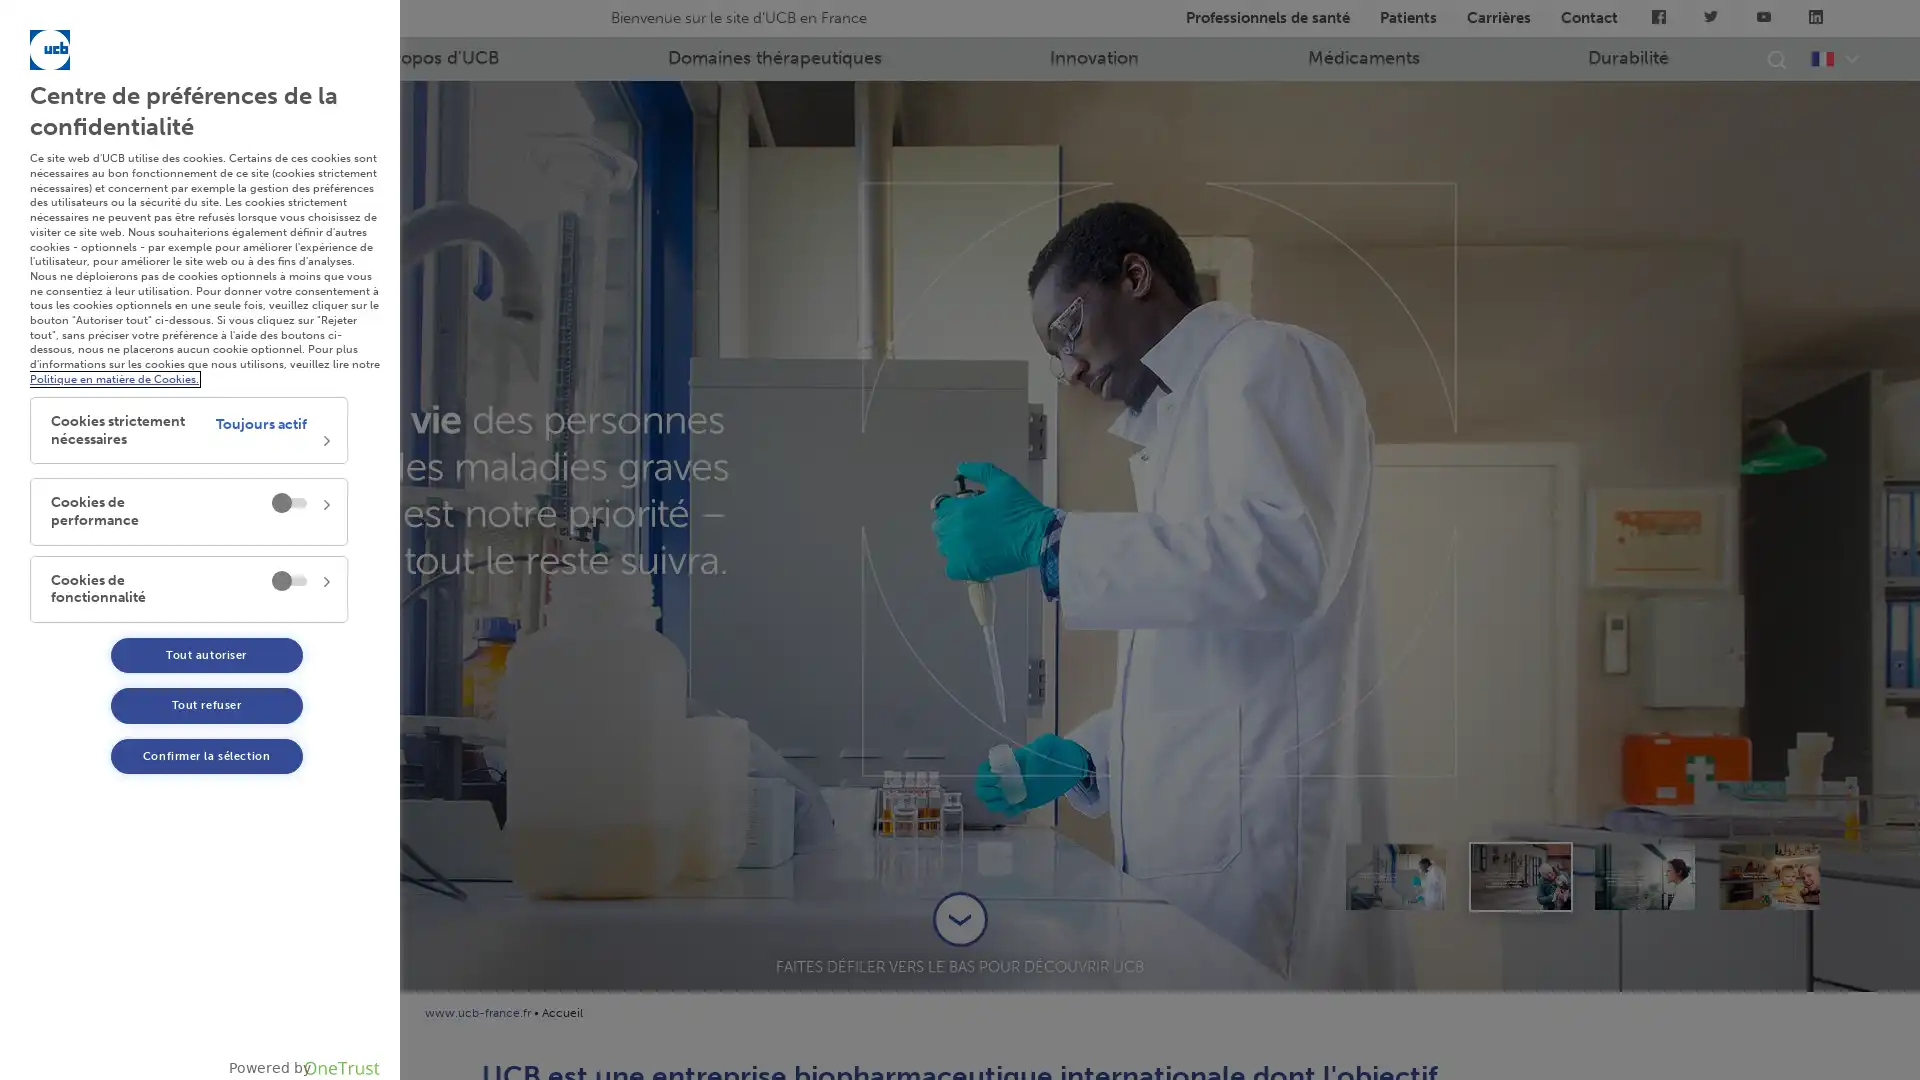  I want to click on Tout autoriser, so click(206, 655).